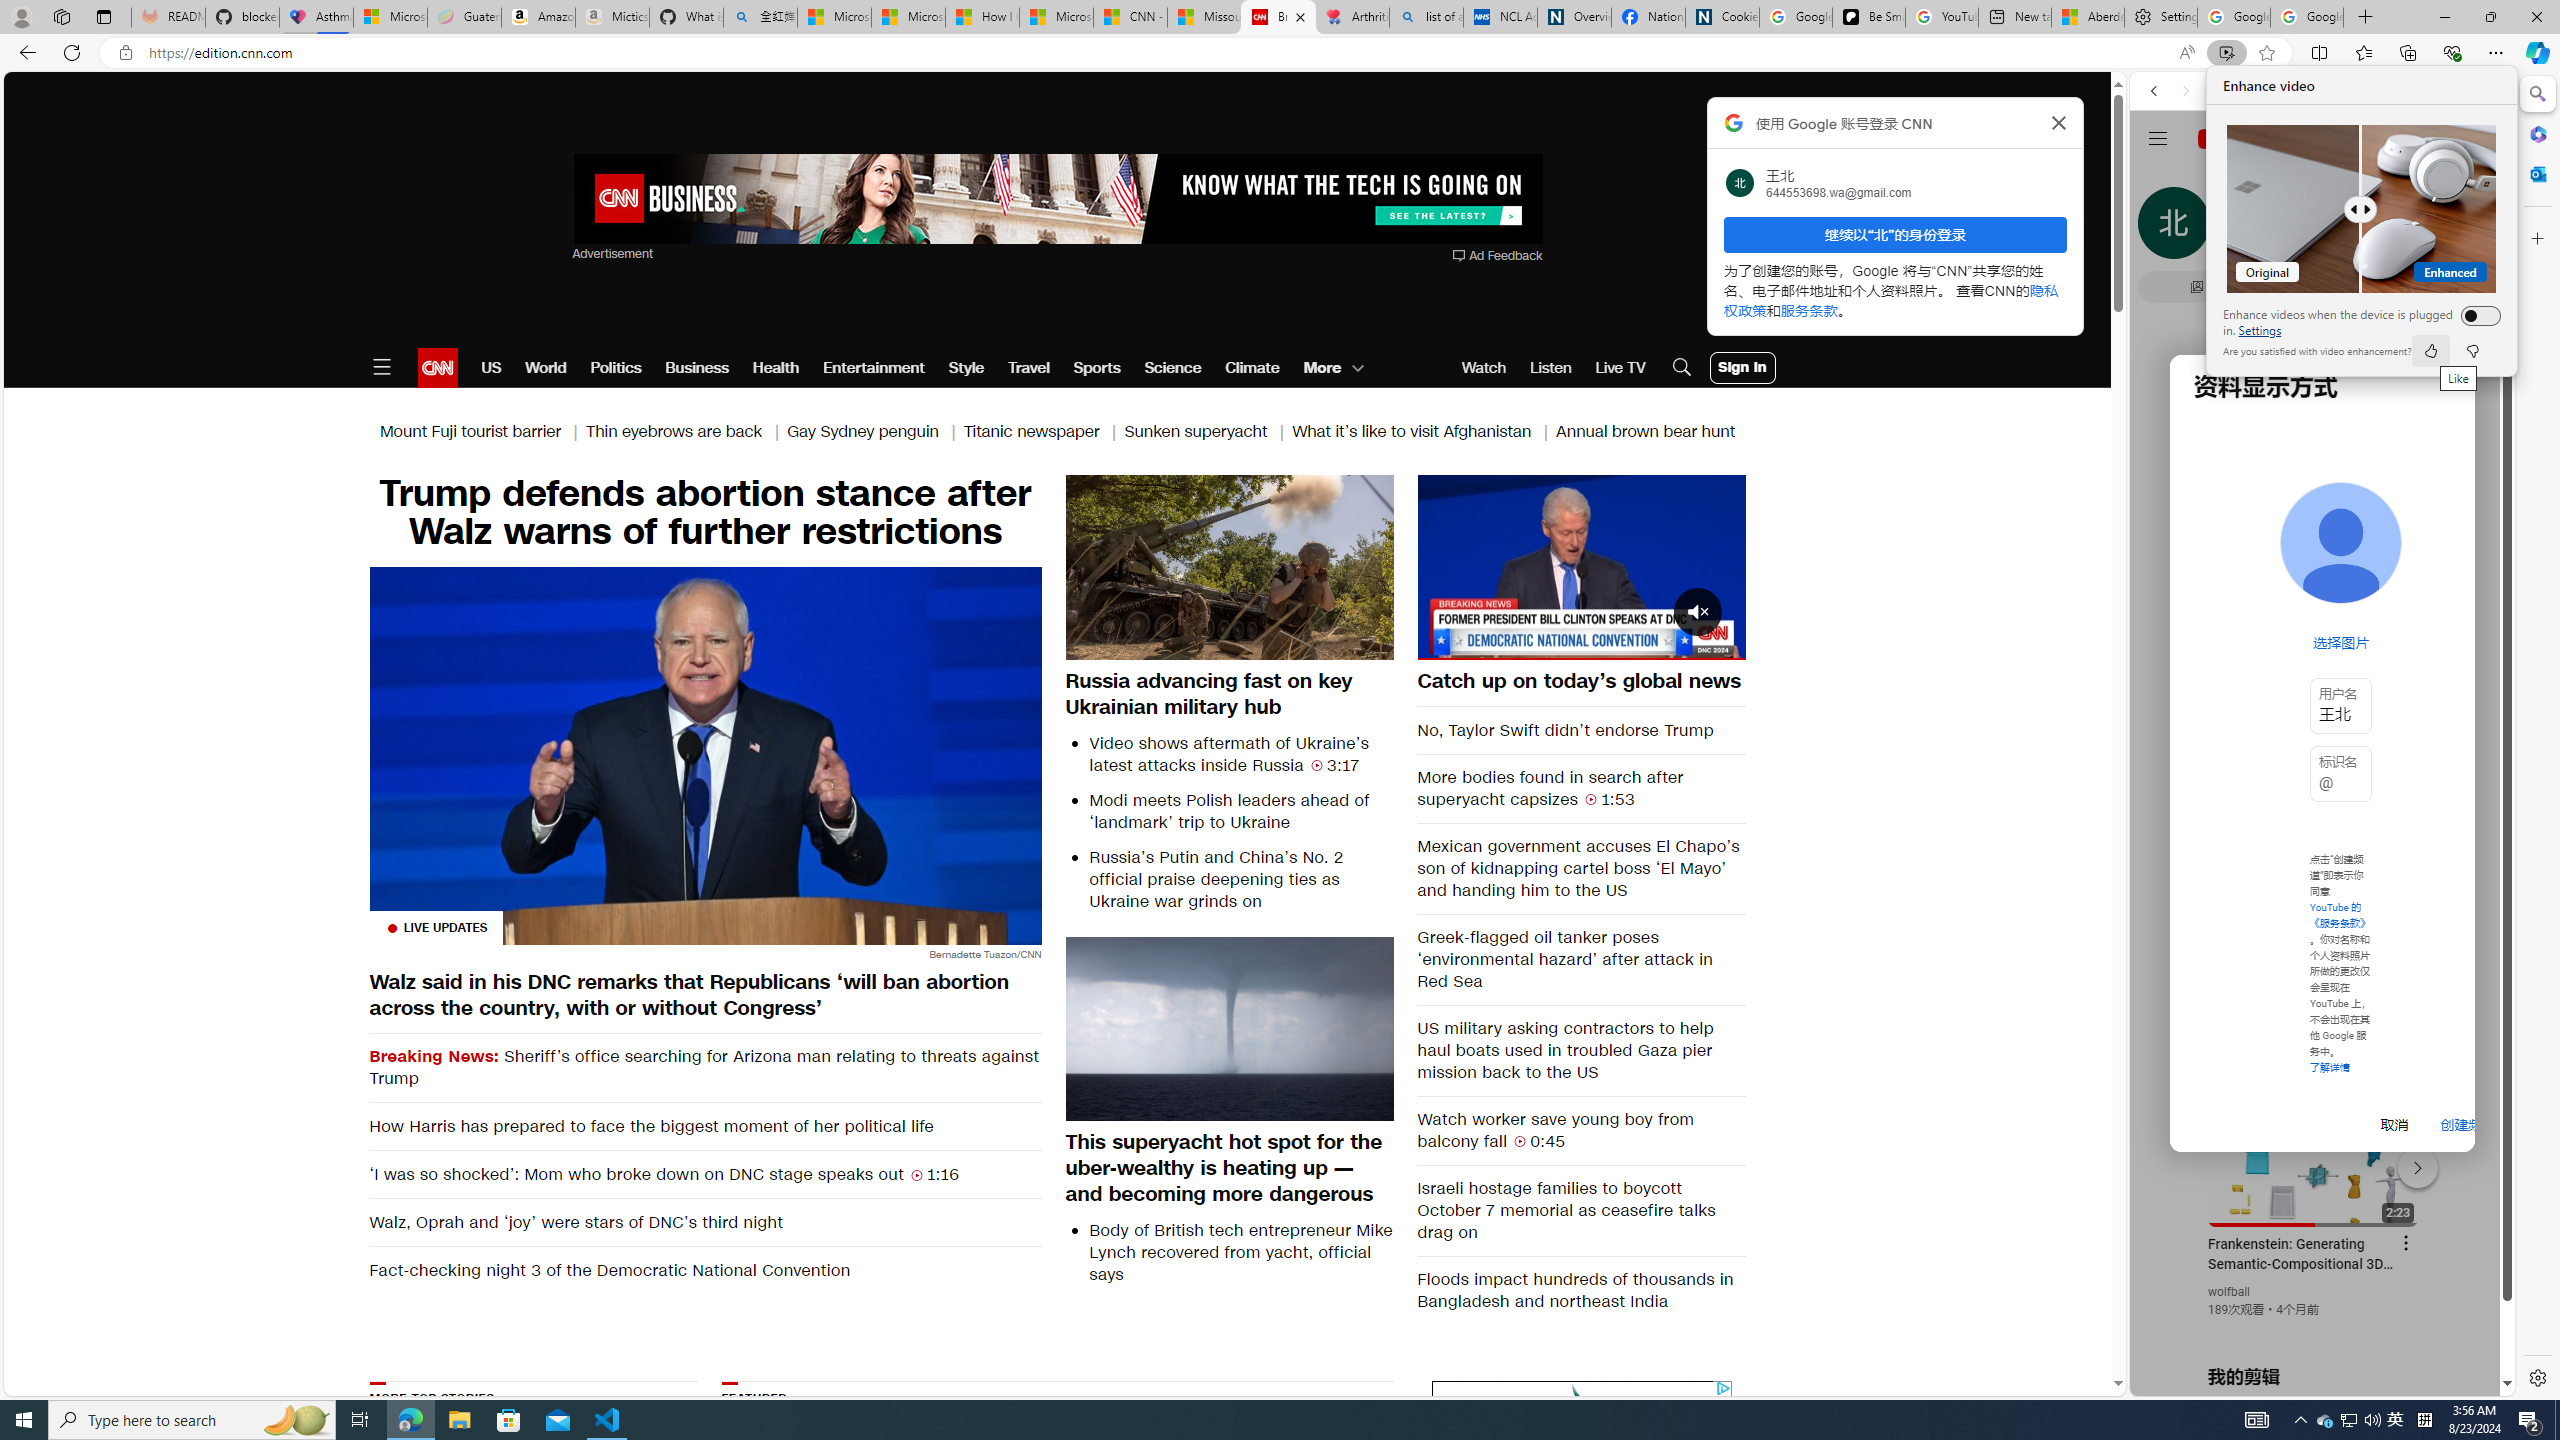 The width and height of the screenshot is (2560, 1440). What do you see at coordinates (2320, 543) in the screenshot?
I see `'Music'` at bounding box center [2320, 543].